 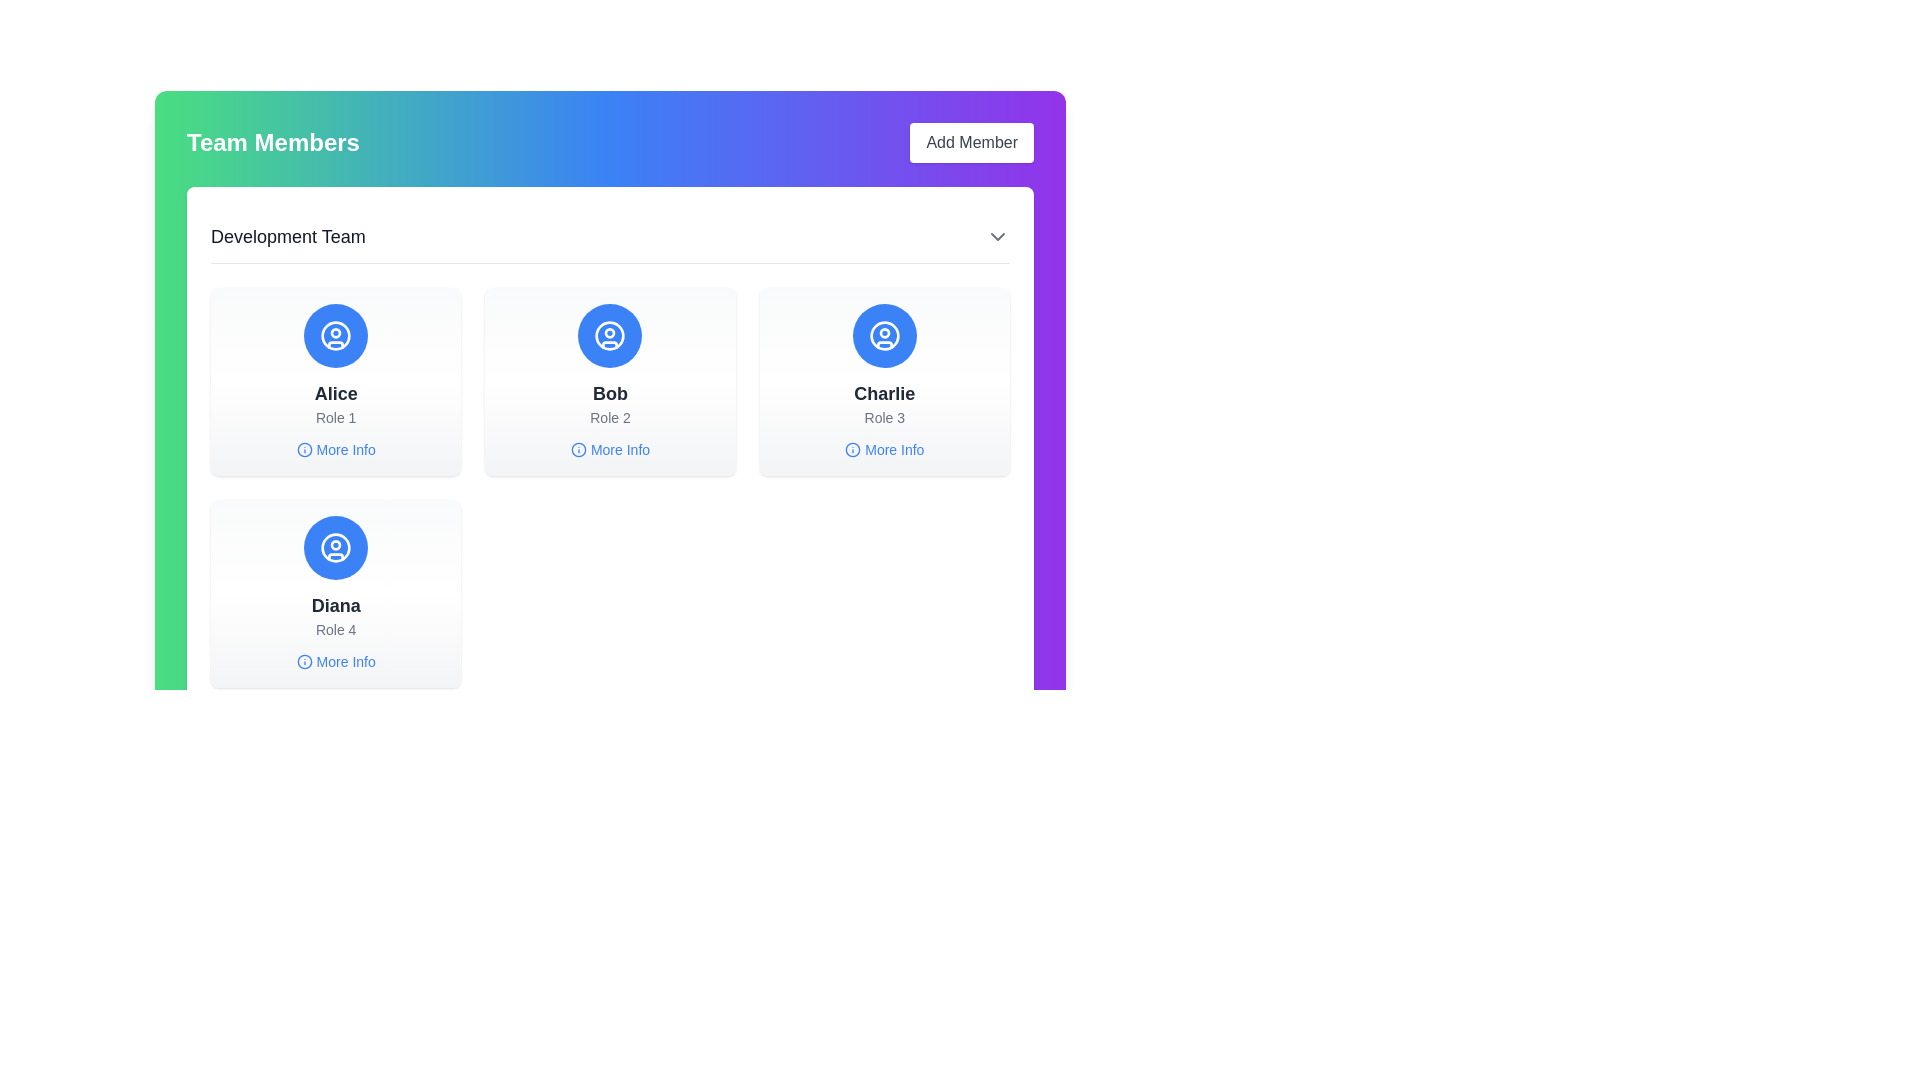 What do you see at coordinates (303, 450) in the screenshot?
I see `the icon indicating additional information related to 'Alice', located to the left of the 'More Info' text in the top left card of the grid structure` at bounding box center [303, 450].